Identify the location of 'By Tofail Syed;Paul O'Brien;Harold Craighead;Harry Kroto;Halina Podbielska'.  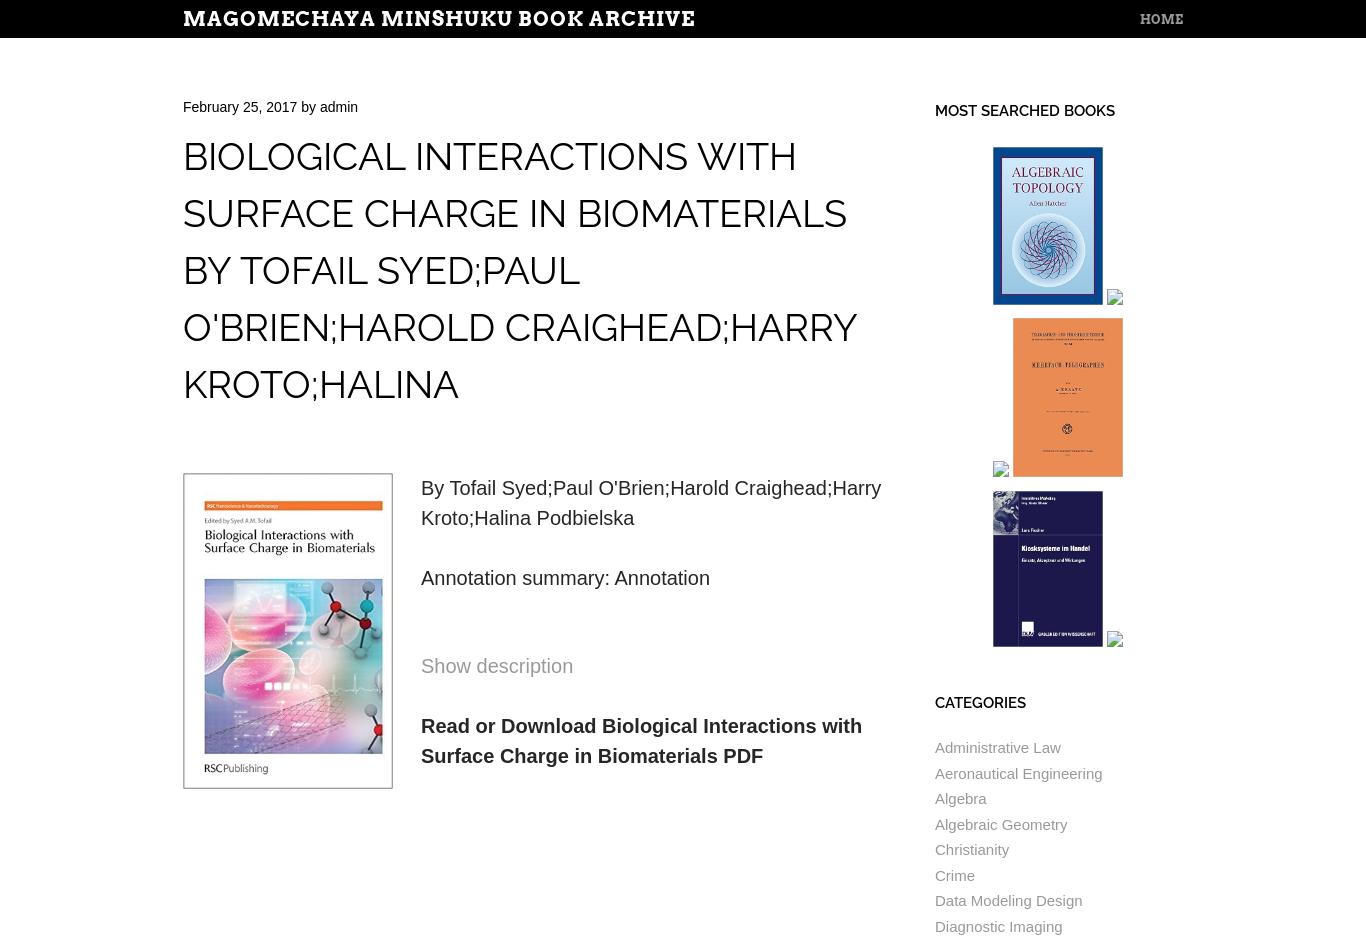
(650, 502).